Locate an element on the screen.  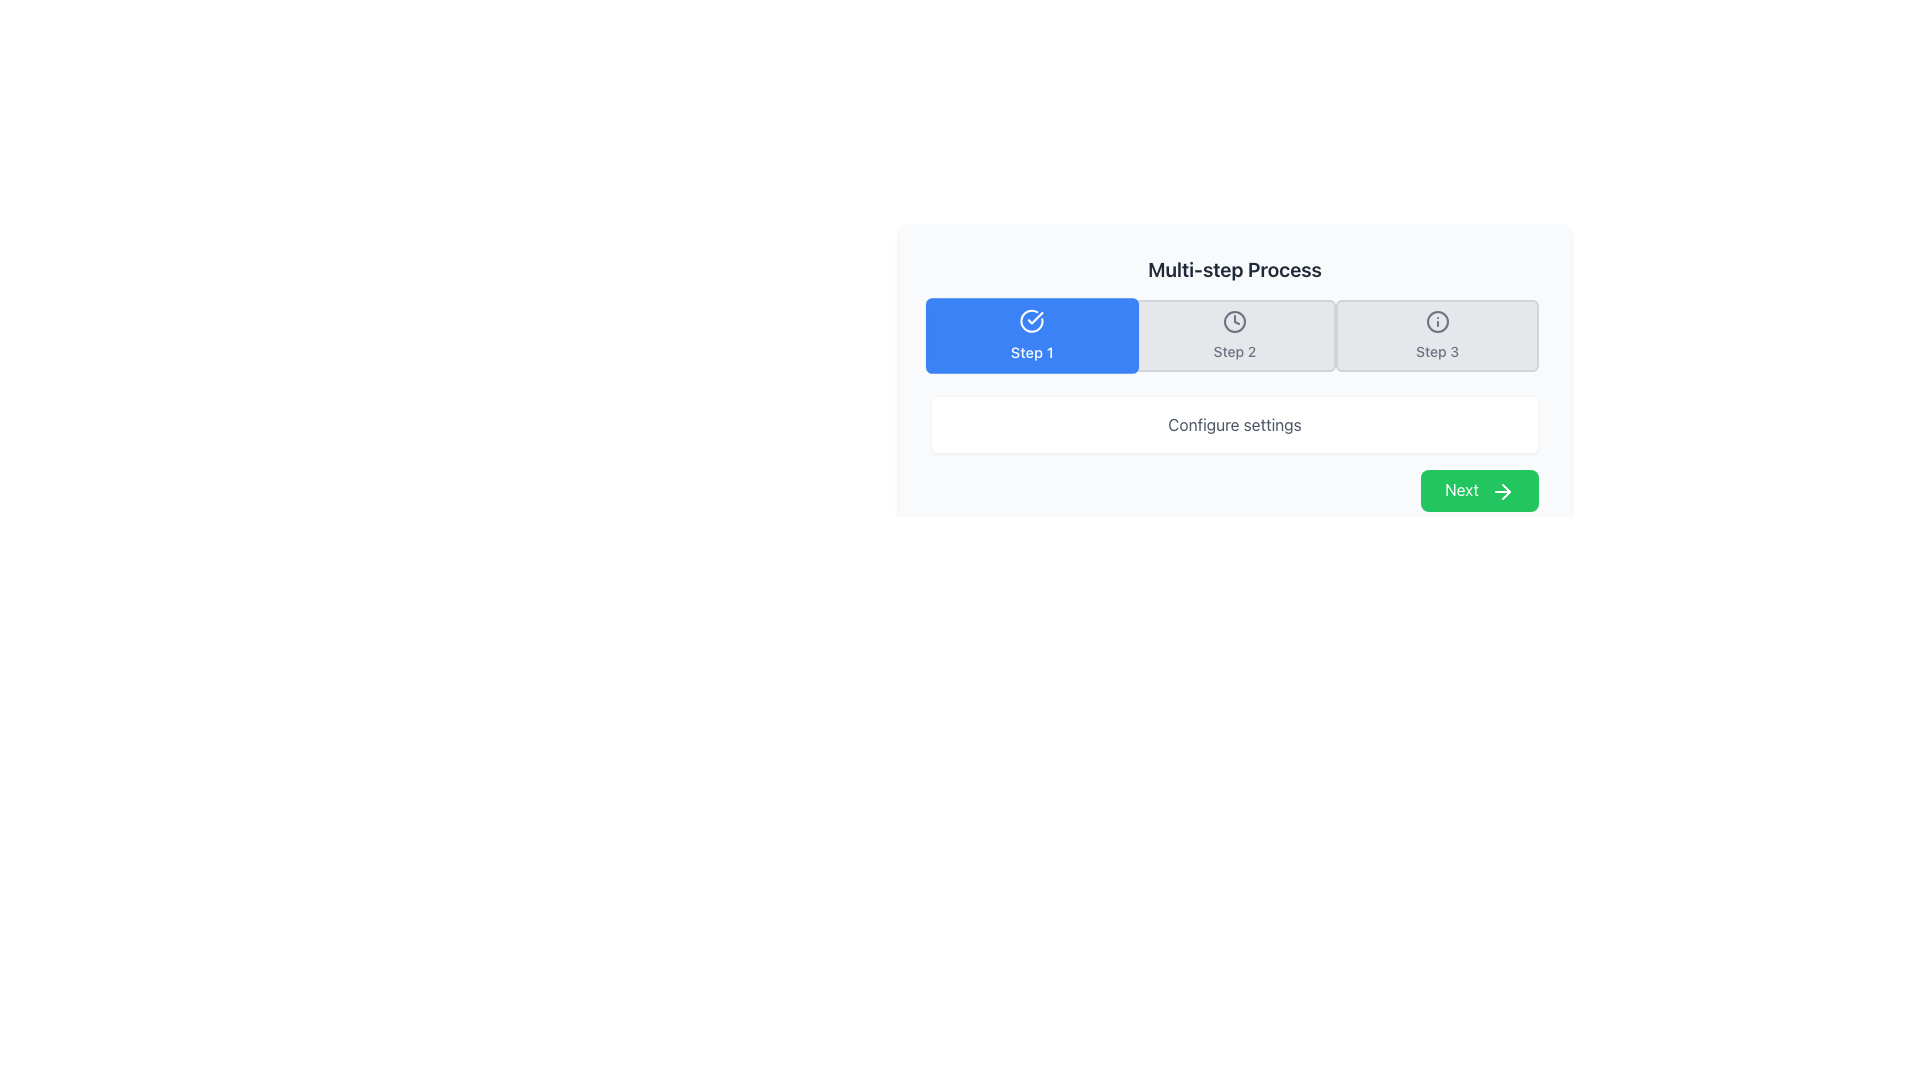
the graphical indicator icon centered inside the 'Step 1' button, located at the top-middle part of the button area is located at coordinates (1032, 320).